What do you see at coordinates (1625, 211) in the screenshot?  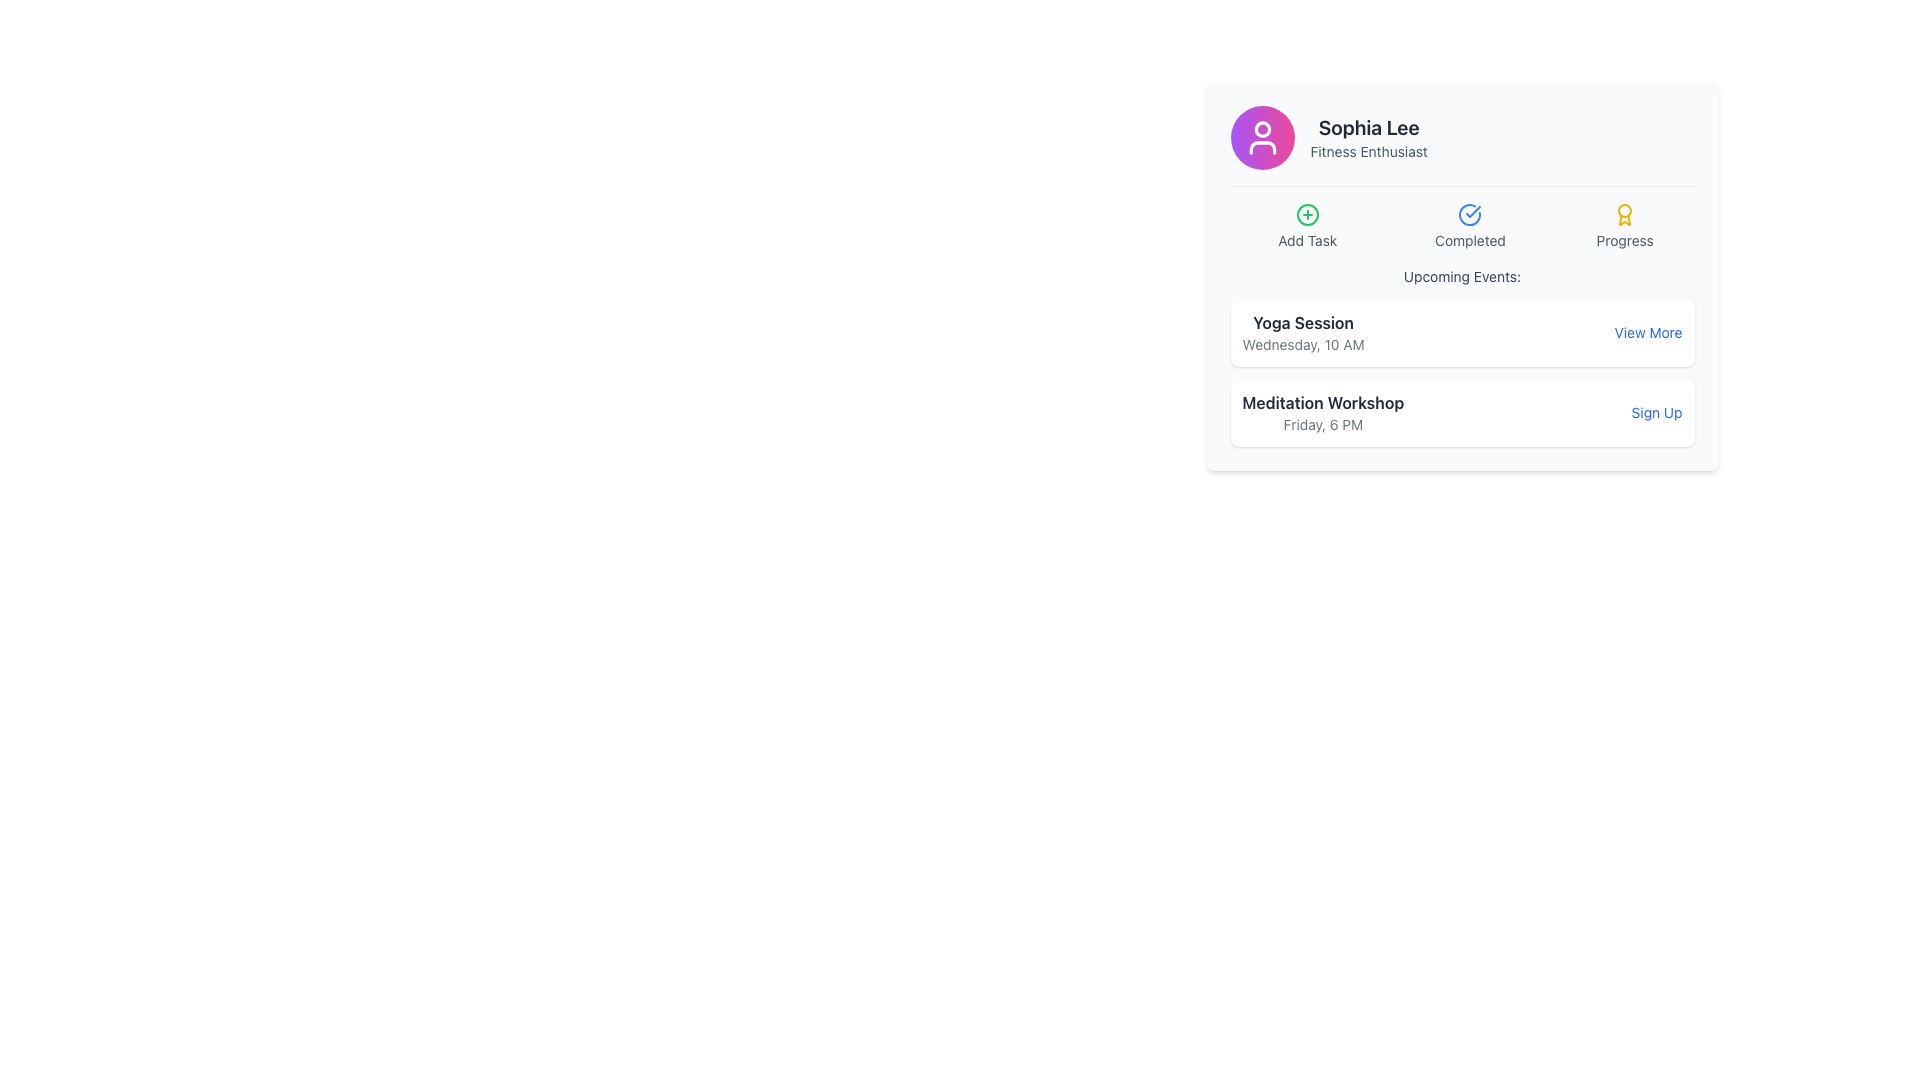 I see `the visual appearance of the circle-shaped SVG element within the award icon under the title 'Fitness Enthusiast' for 'Sophia Lee'` at bounding box center [1625, 211].